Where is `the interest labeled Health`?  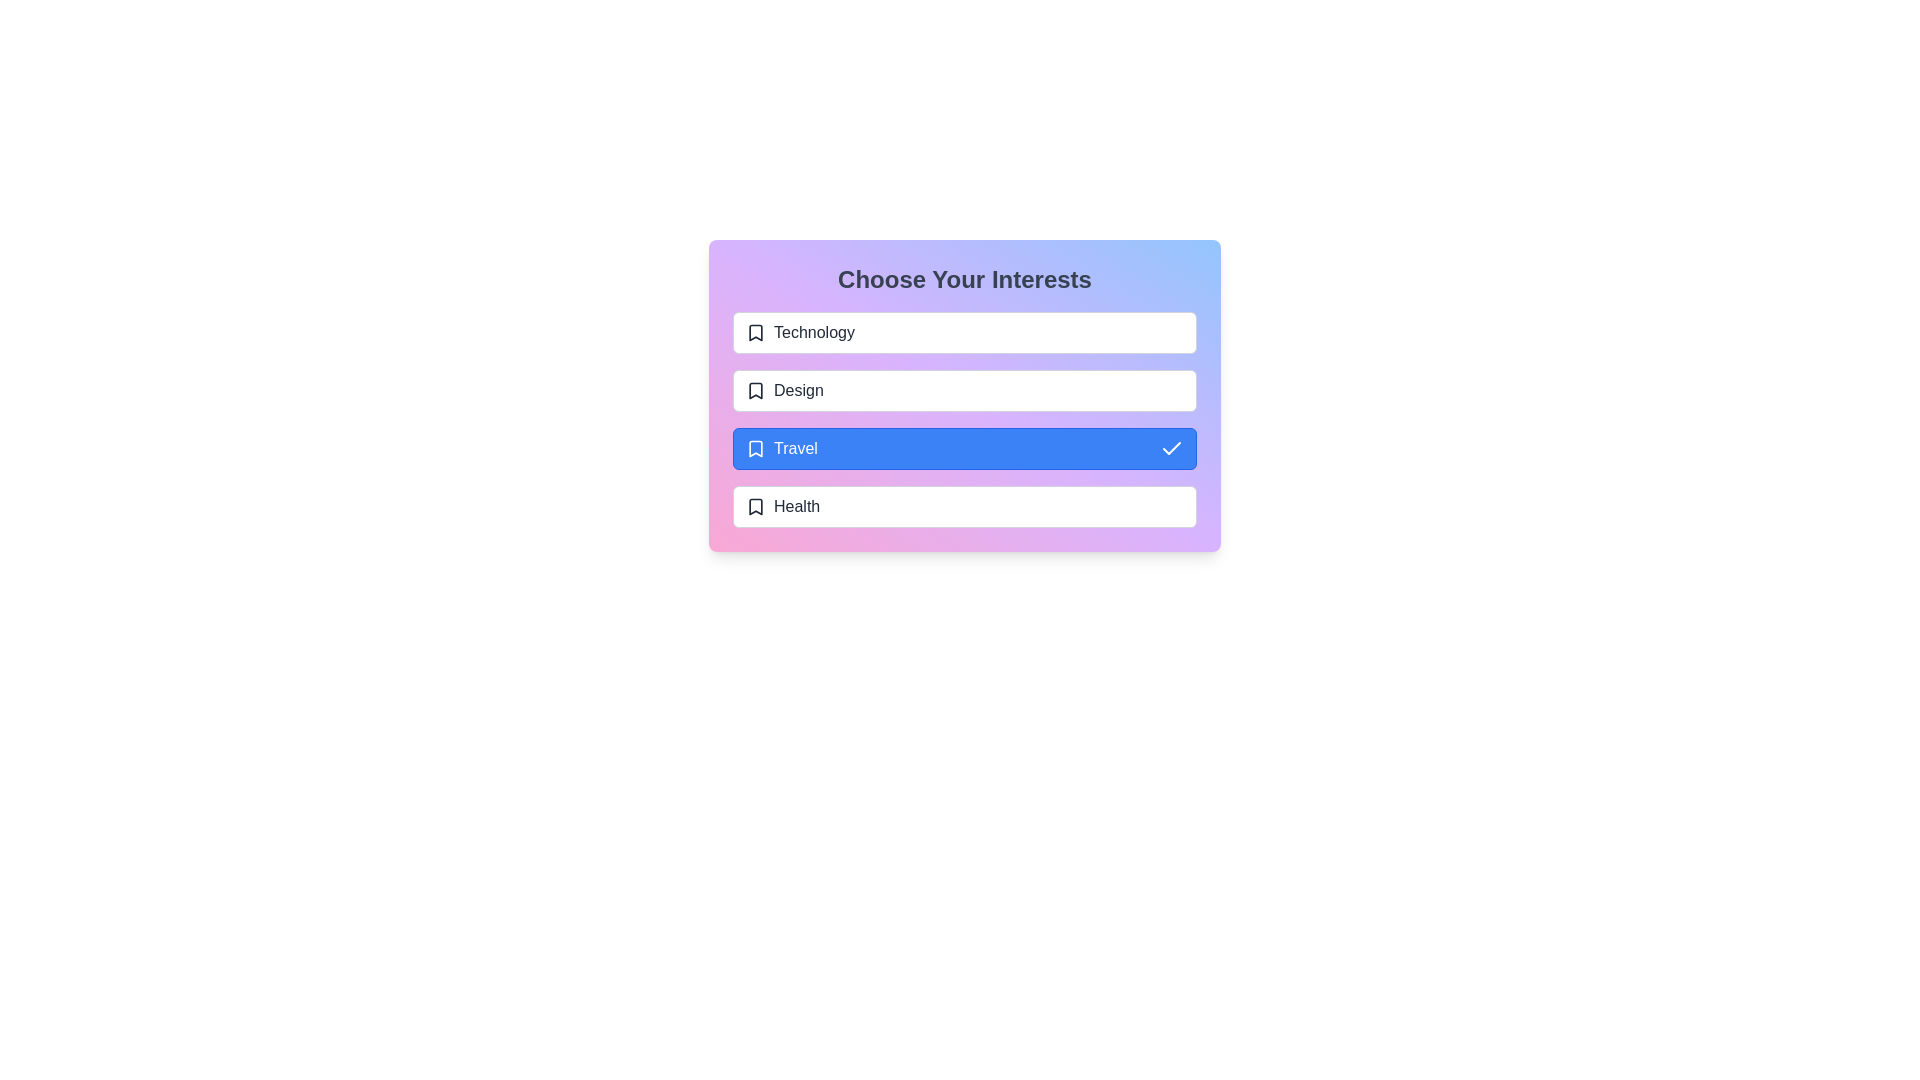
the interest labeled Health is located at coordinates (964, 505).